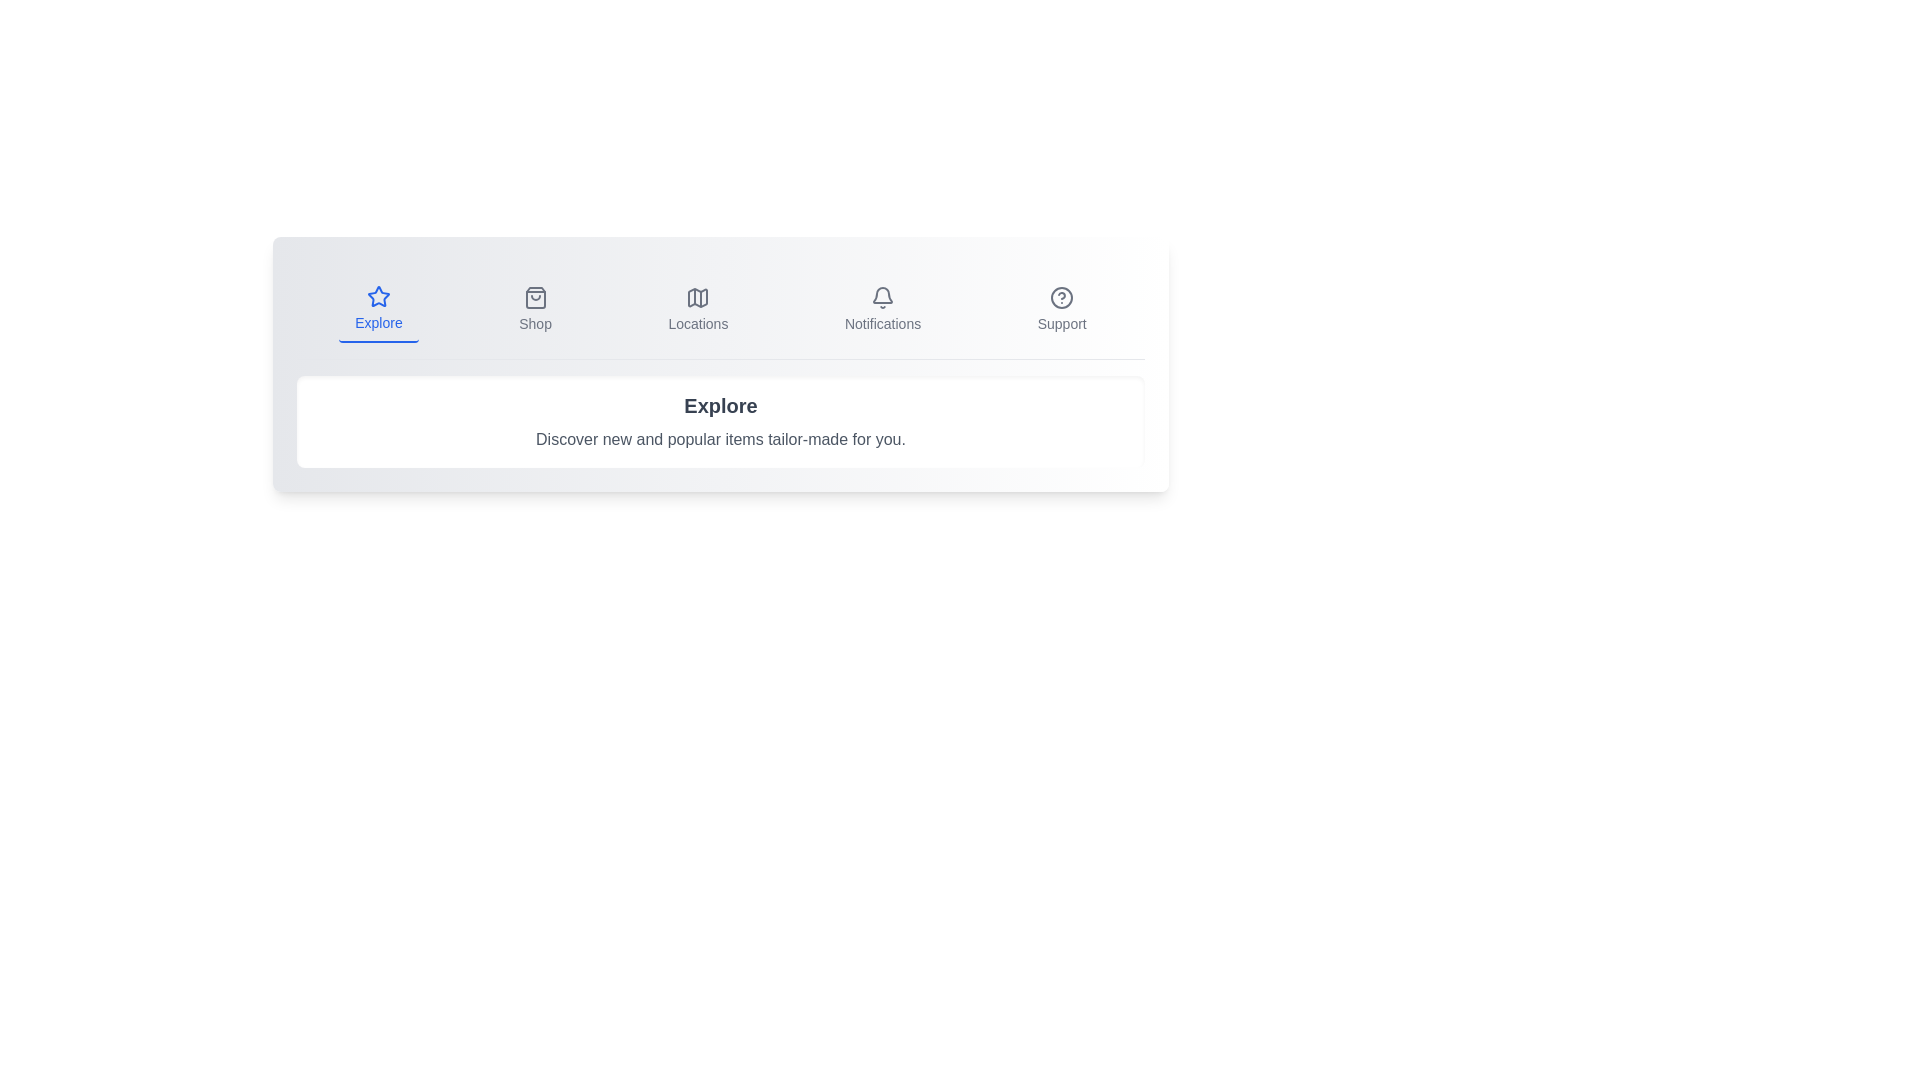 This screenshot has height=1080, width=1920. What do you see at coordinates (379, 309) in the screenshot?
I see `the navigation button that redirects to the 'Explore' section of the application` at bounding box center [379, 309].